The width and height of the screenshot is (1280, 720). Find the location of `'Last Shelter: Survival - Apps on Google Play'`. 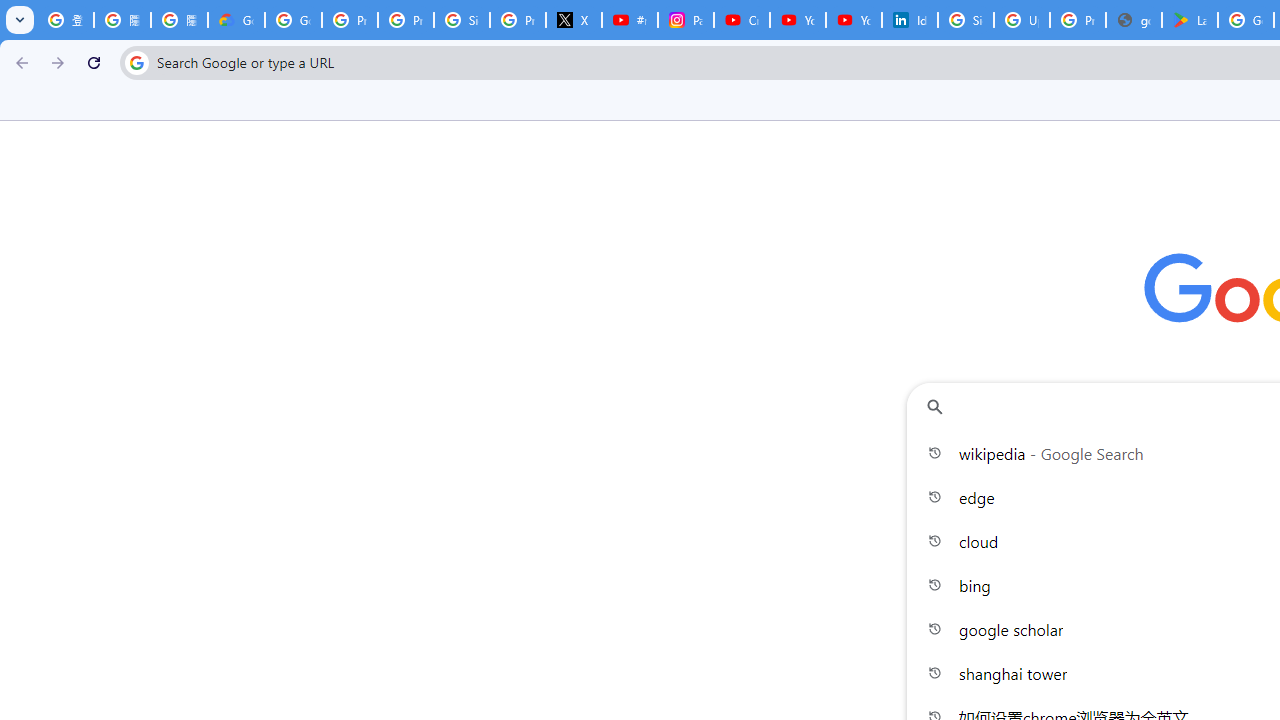

'Last Shelter: Survival - Apps on Google Play' is located at coordinates (1190, 20).